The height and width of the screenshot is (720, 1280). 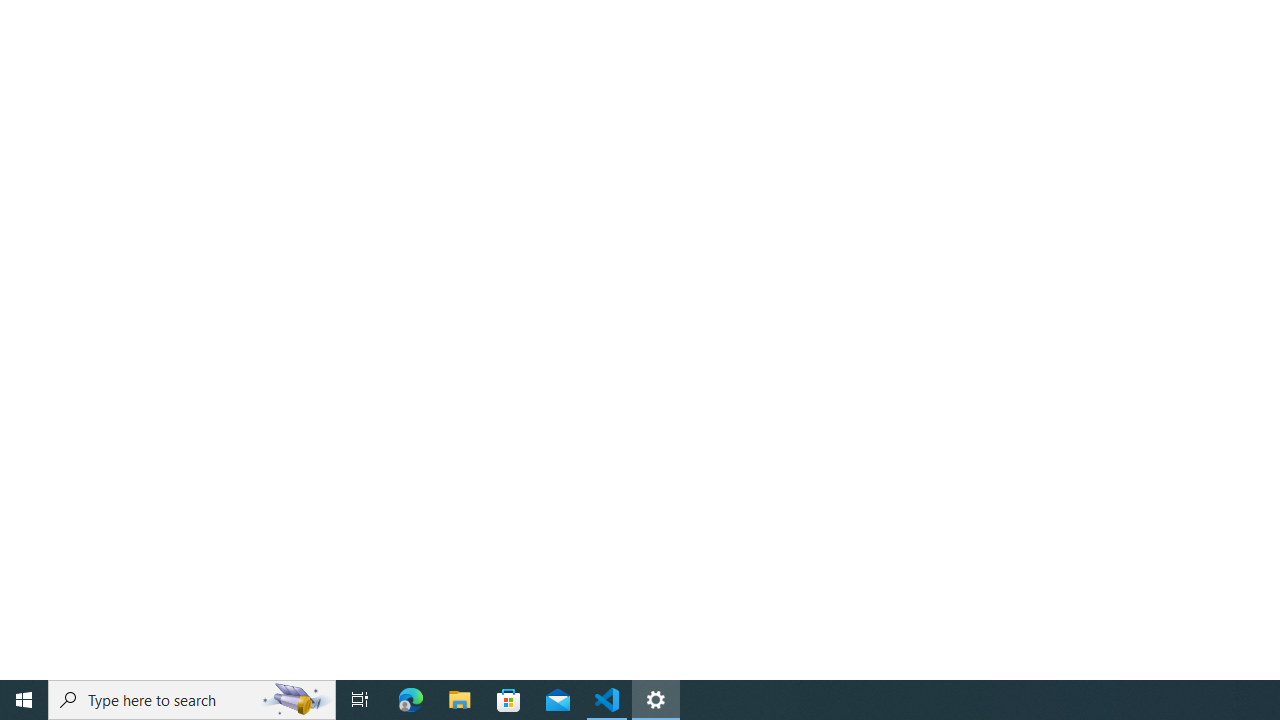 What do you see at coordinates (24, 698) in the screenshot?
I see `'Start'` at bounding box center [24, 698].